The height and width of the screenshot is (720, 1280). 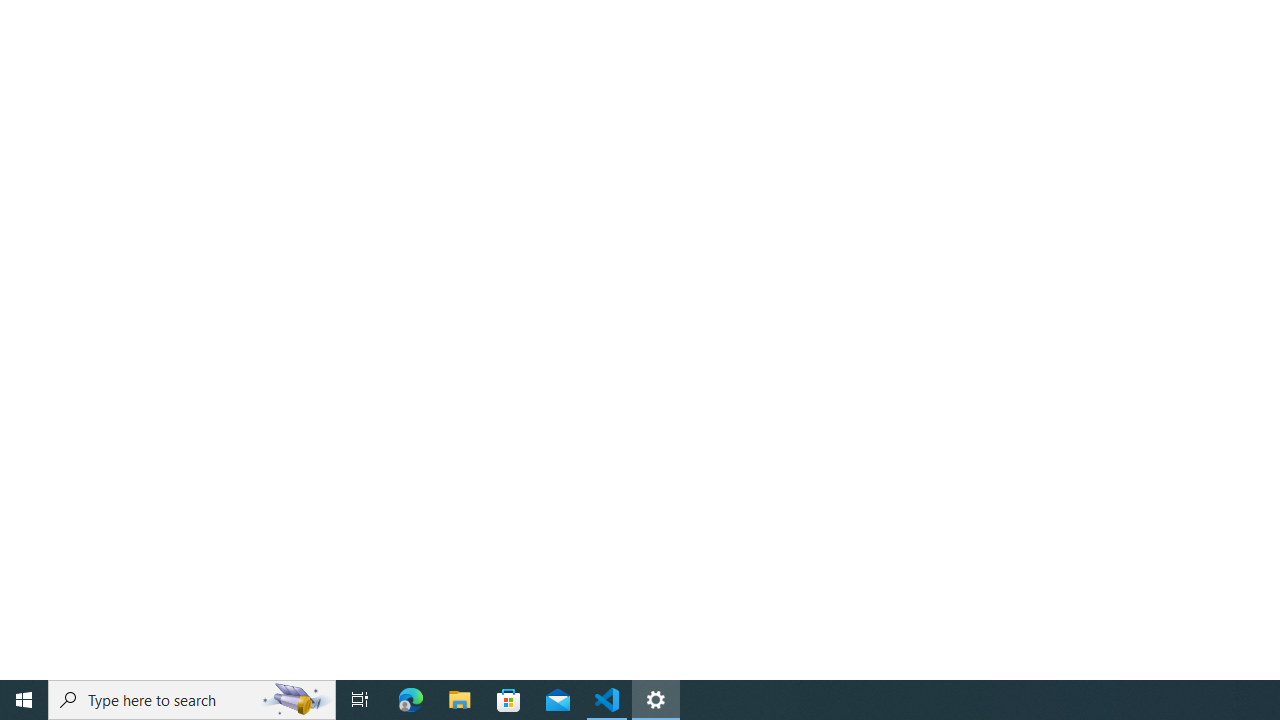 What do you see at coordinates (24, 698) in the screenshot?
I see `'Start'` at bounding box center [24, 698].